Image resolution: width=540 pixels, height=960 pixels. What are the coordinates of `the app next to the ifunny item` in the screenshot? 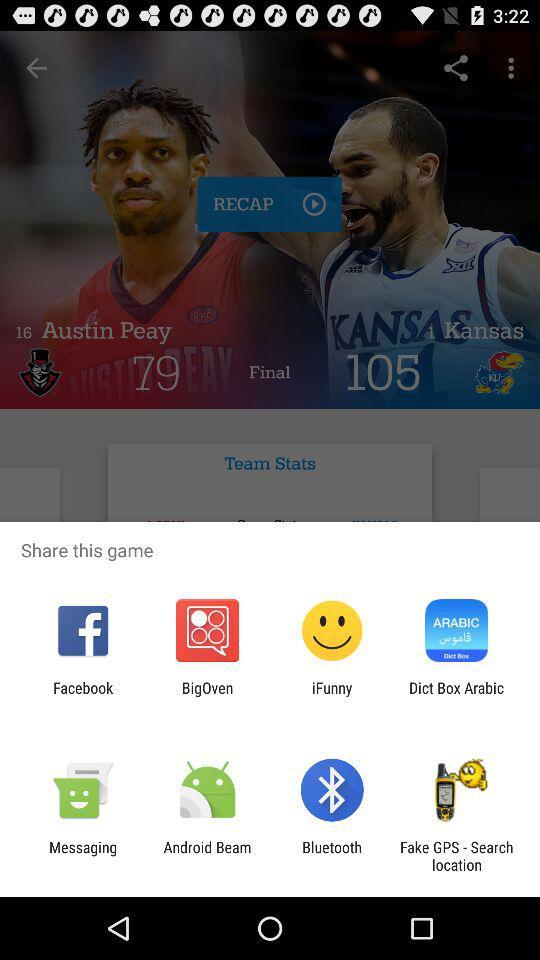 It's located at (206, 696).